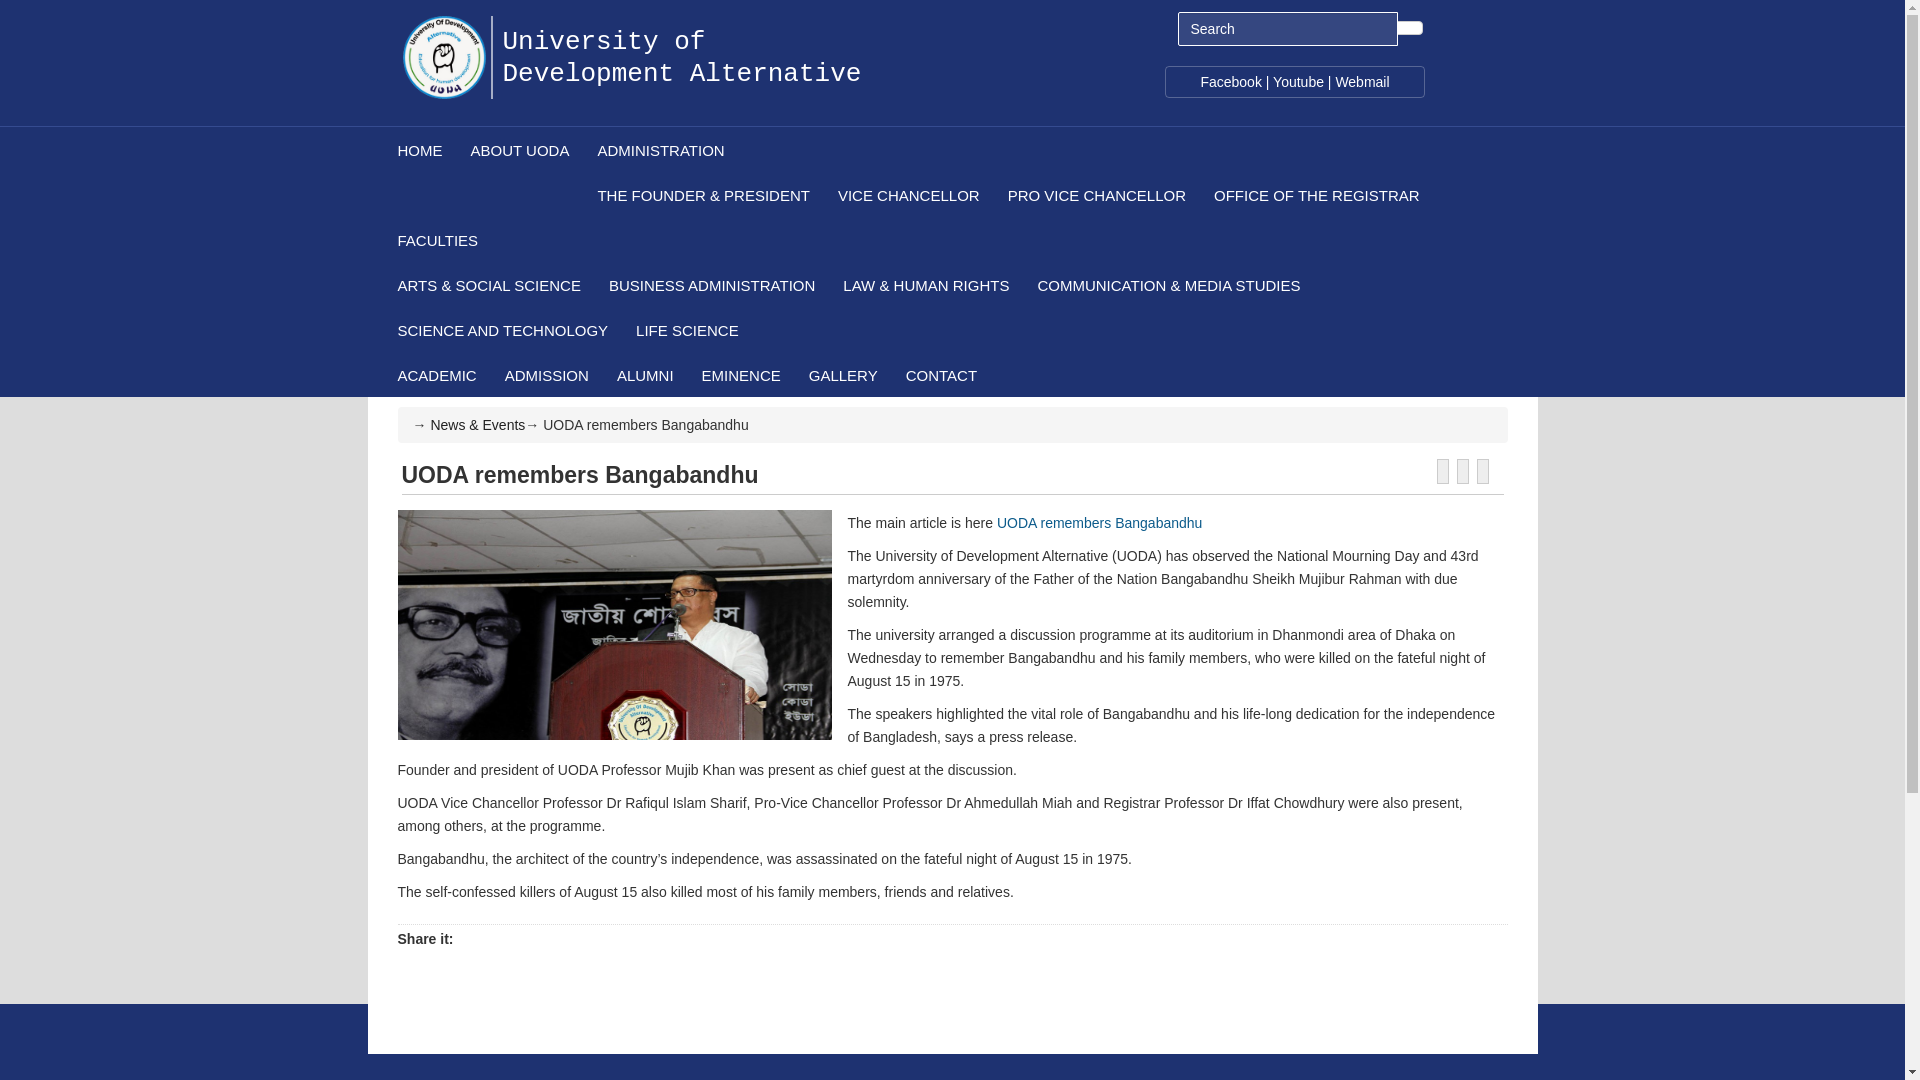 Image resolution: width=1920 pixels, height=1080 pixels. What do you see at coordinates (487, 284) in the screenshot?
I see `'ARTS & SOCIAL SCIENCE'` at bounding box center [487, 284].